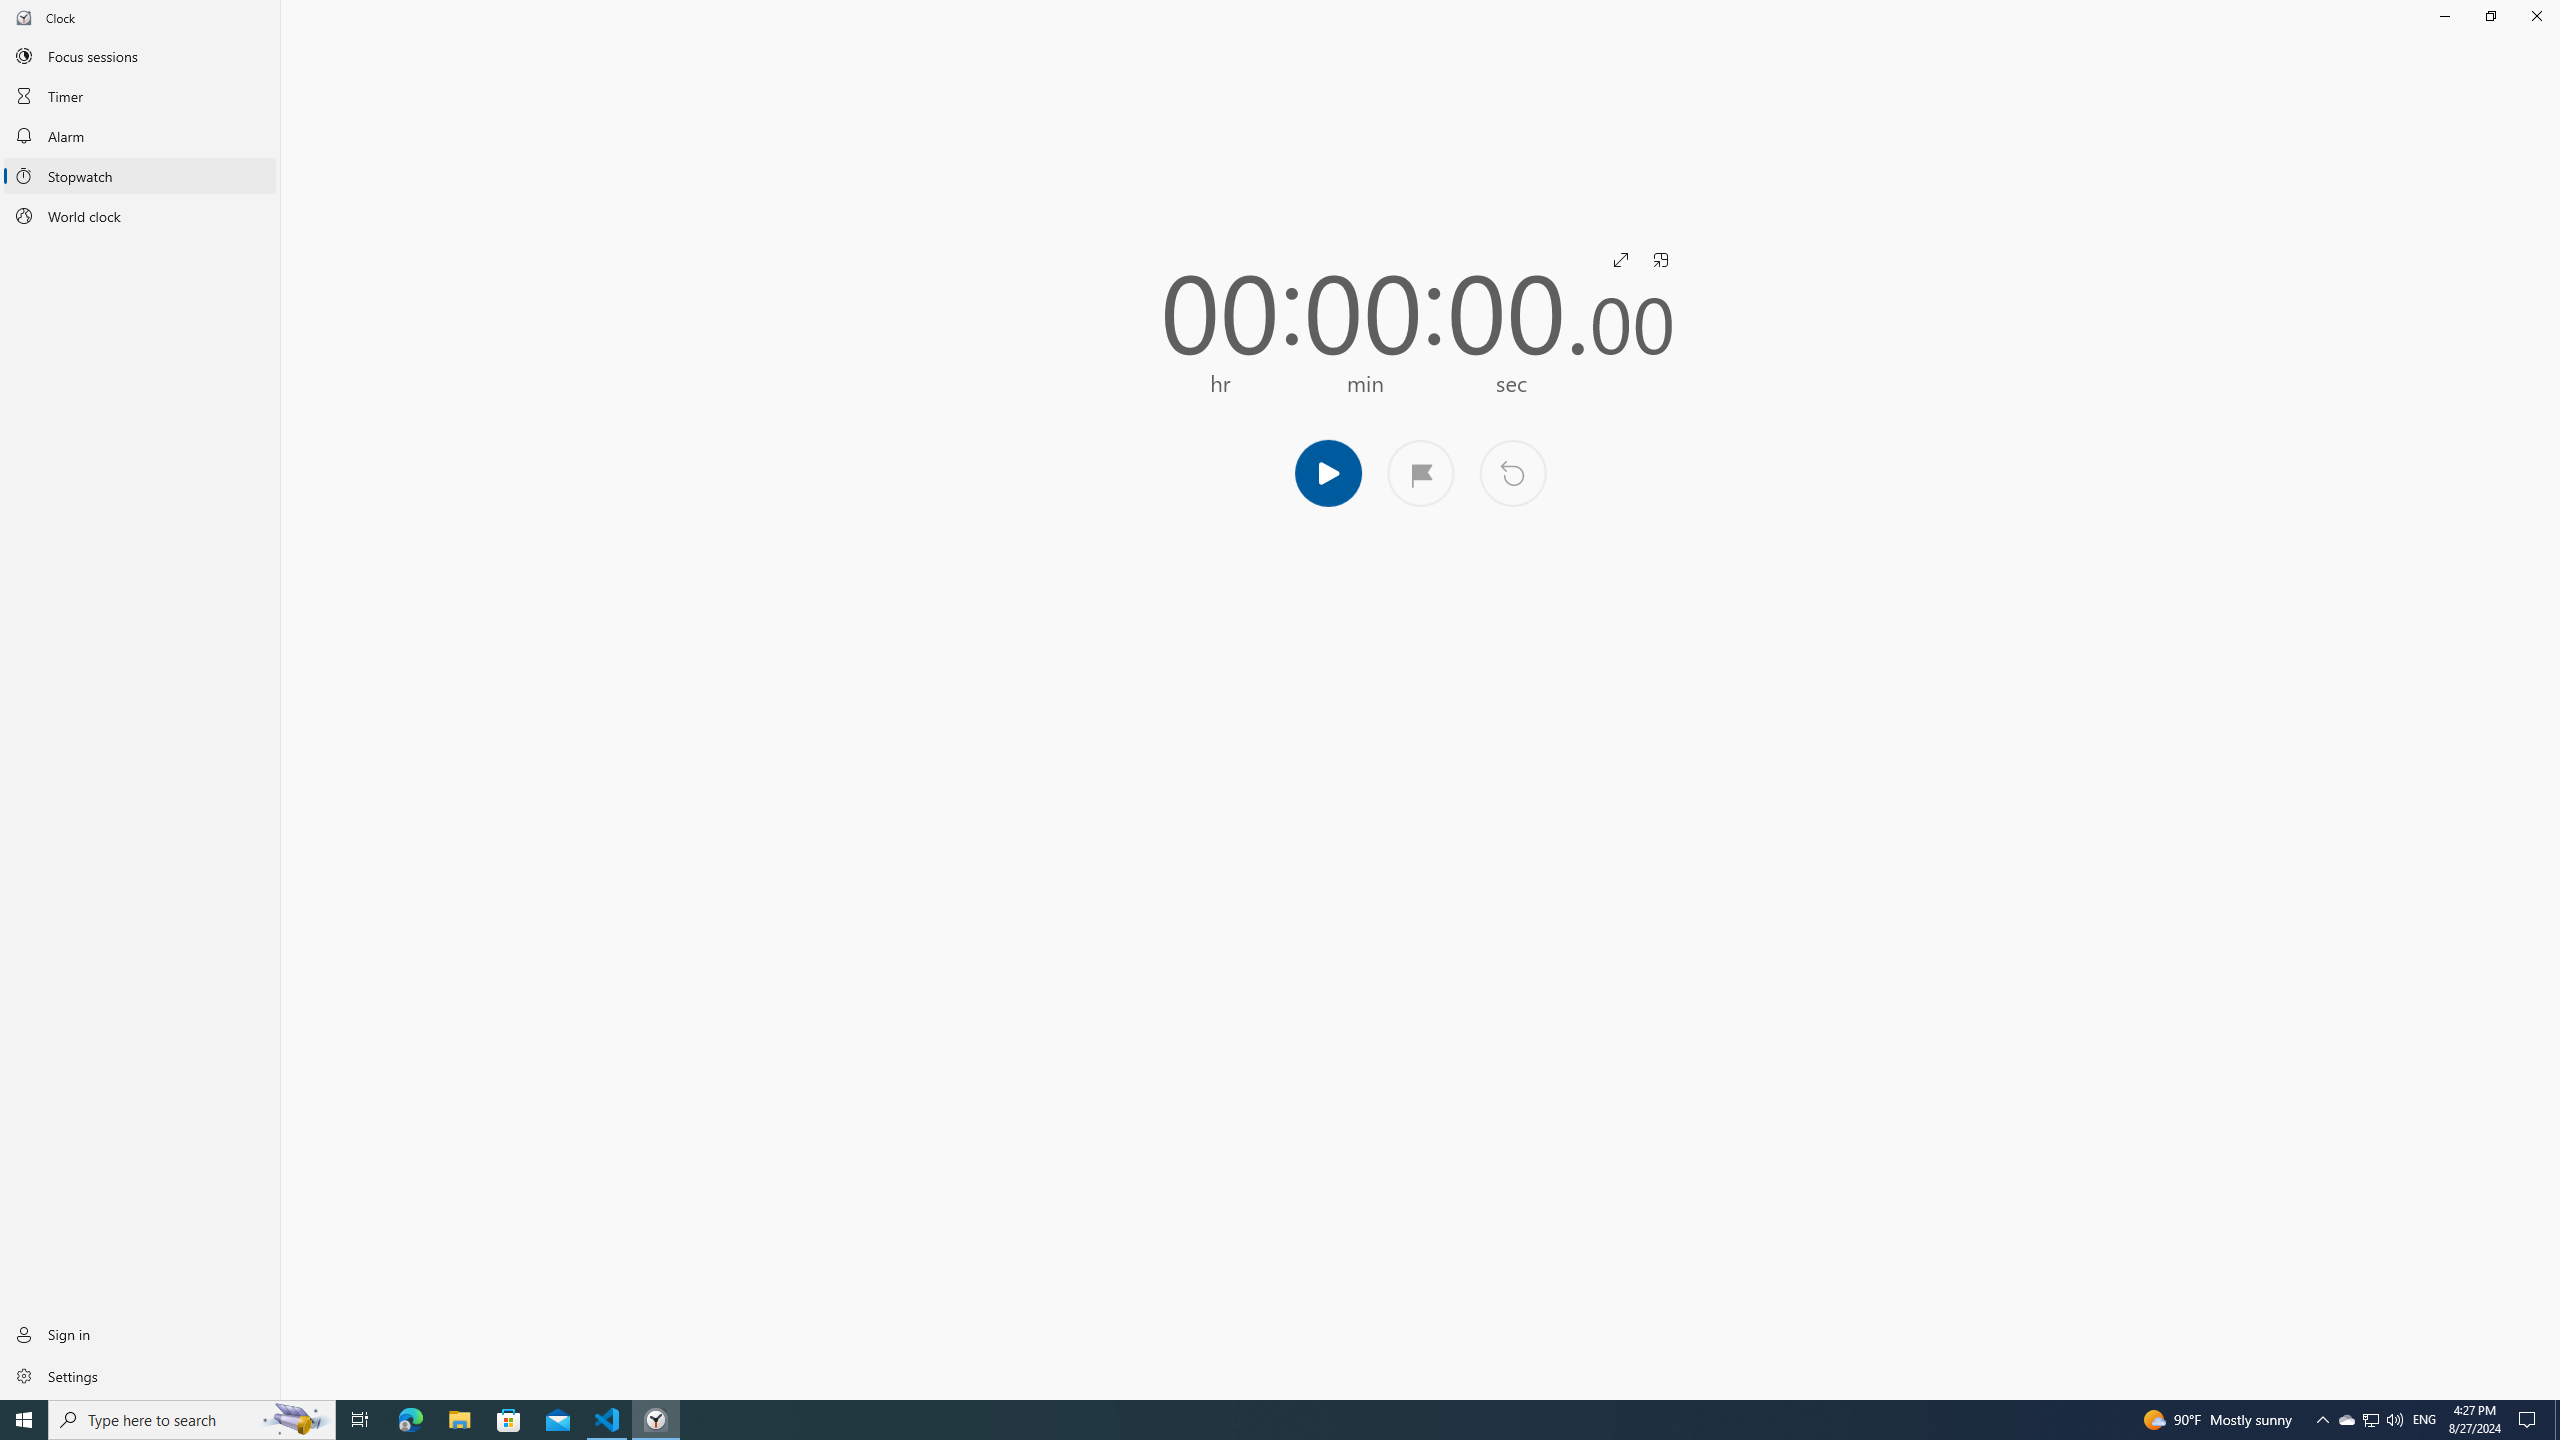 This screenshot has width=2560, height=1440. I want to click on 'Sign in', so click(139, 1333).